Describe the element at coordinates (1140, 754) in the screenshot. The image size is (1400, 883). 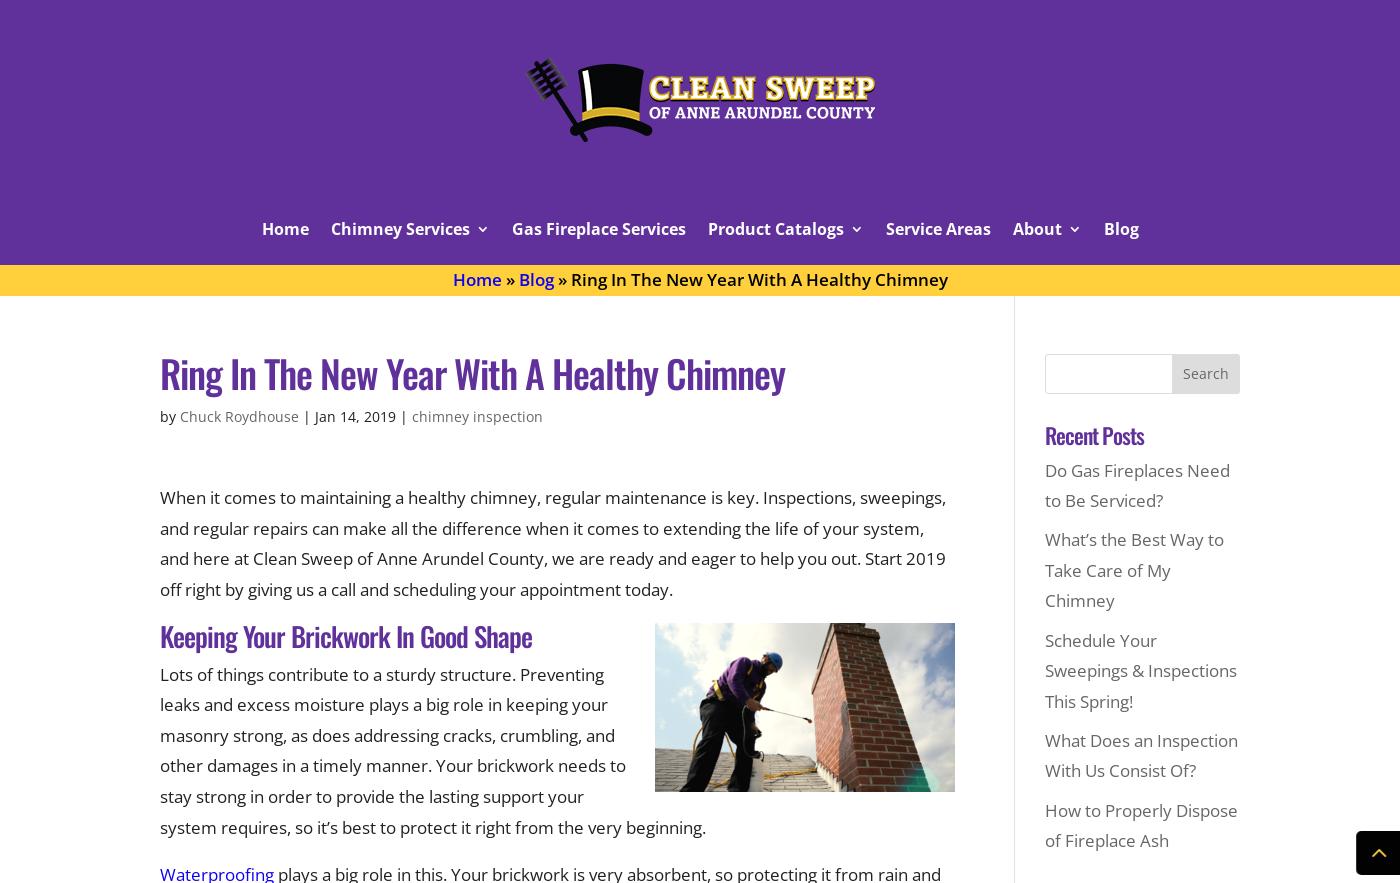
I see `'What Does an Inspection With Us Consist Of?'` at that location.